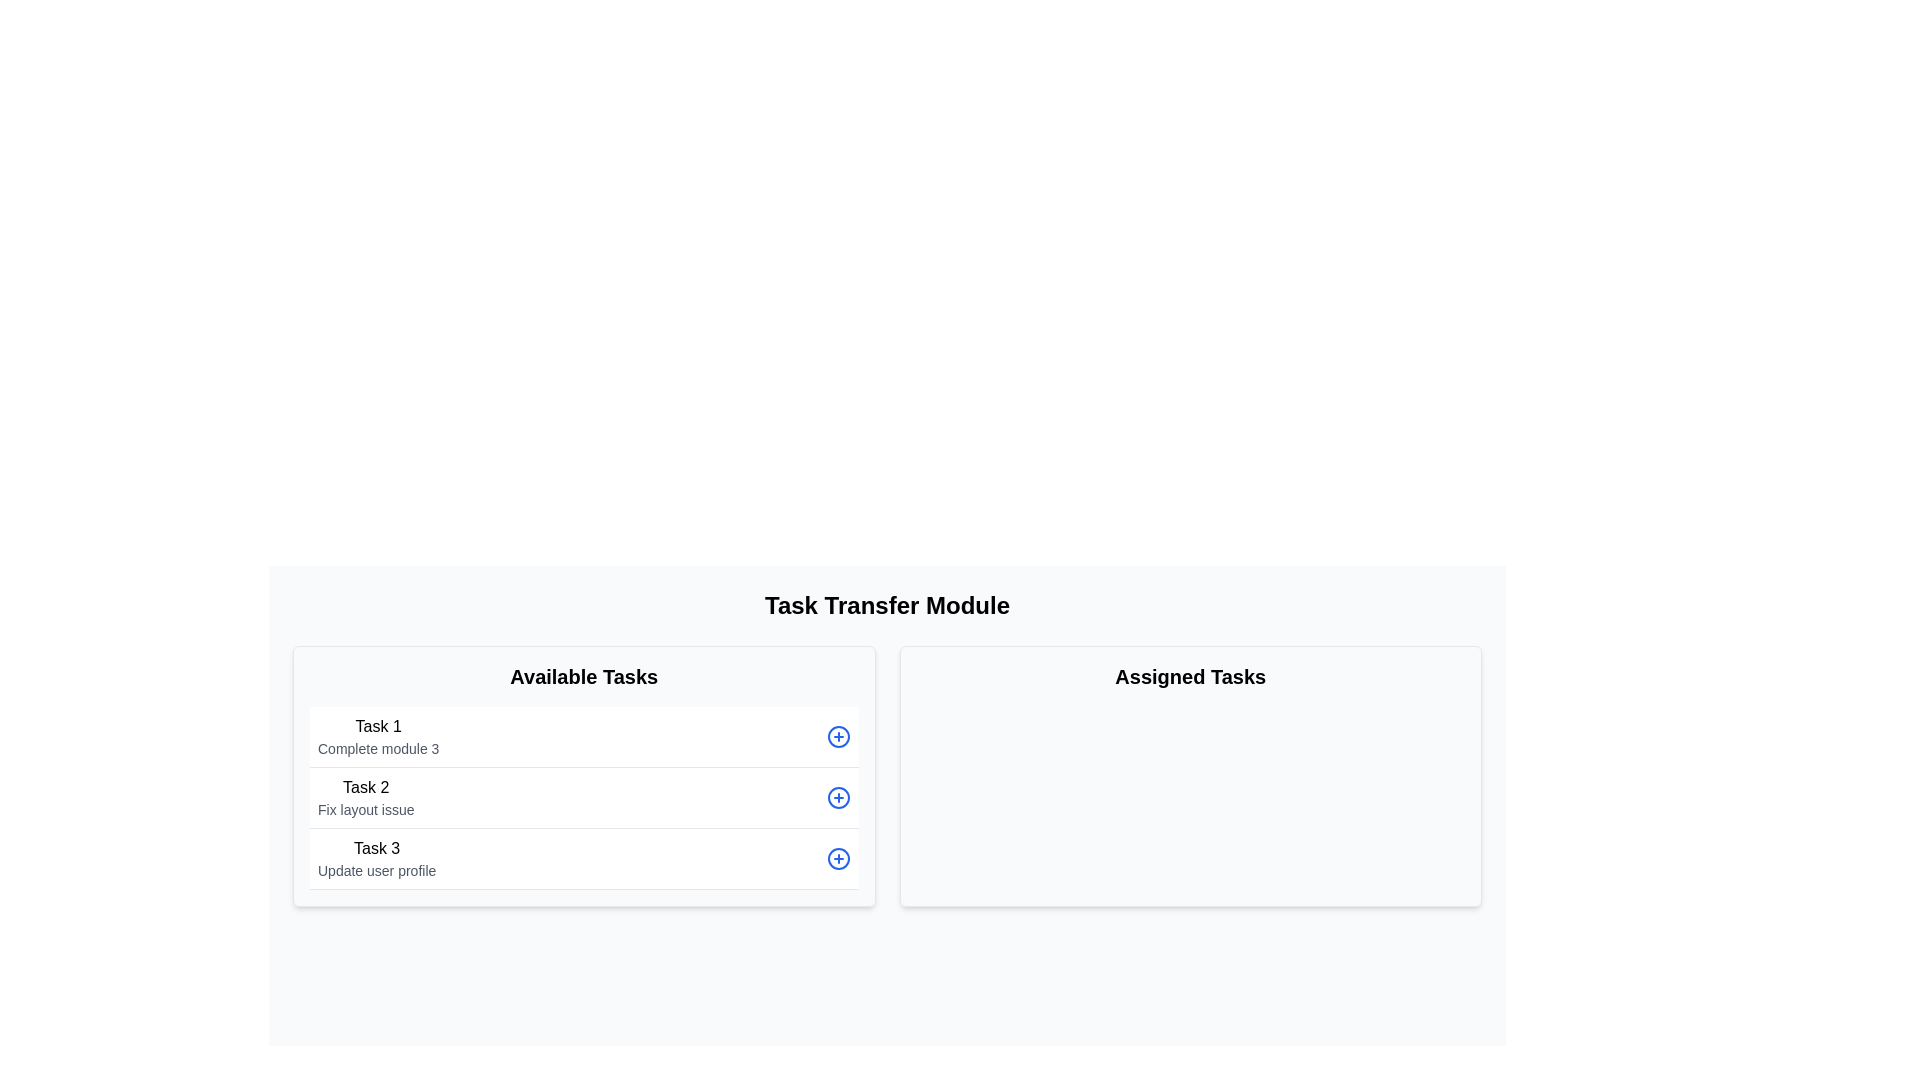 Image resolution: width=1920 pixels, height=1080 pixels. I want to click on the circular SVG graphic element that is part of the 'circle-plus' icon, located at the far right of the 'Available Tasks' column, so click(838, 858).